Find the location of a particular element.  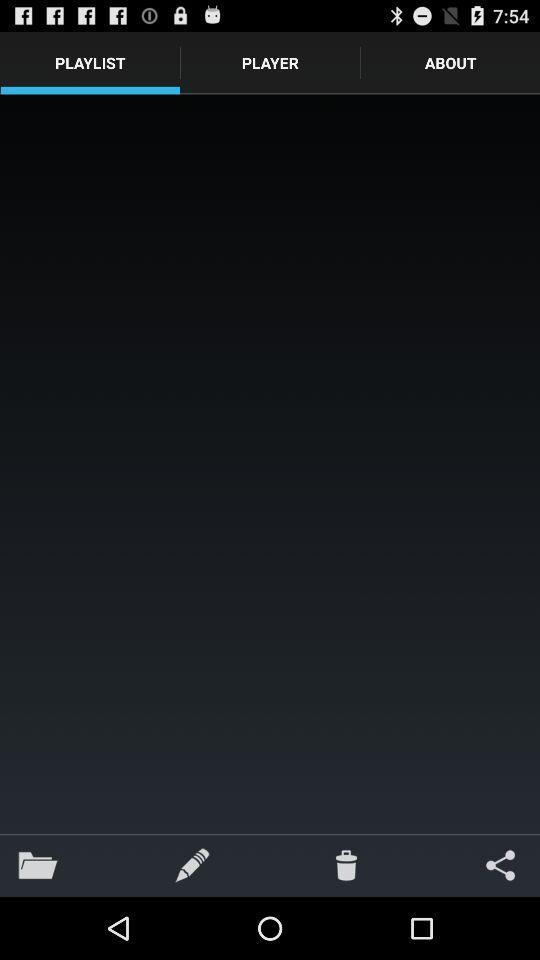

icon at the bottom left corner is located at coordinates (38, 864).